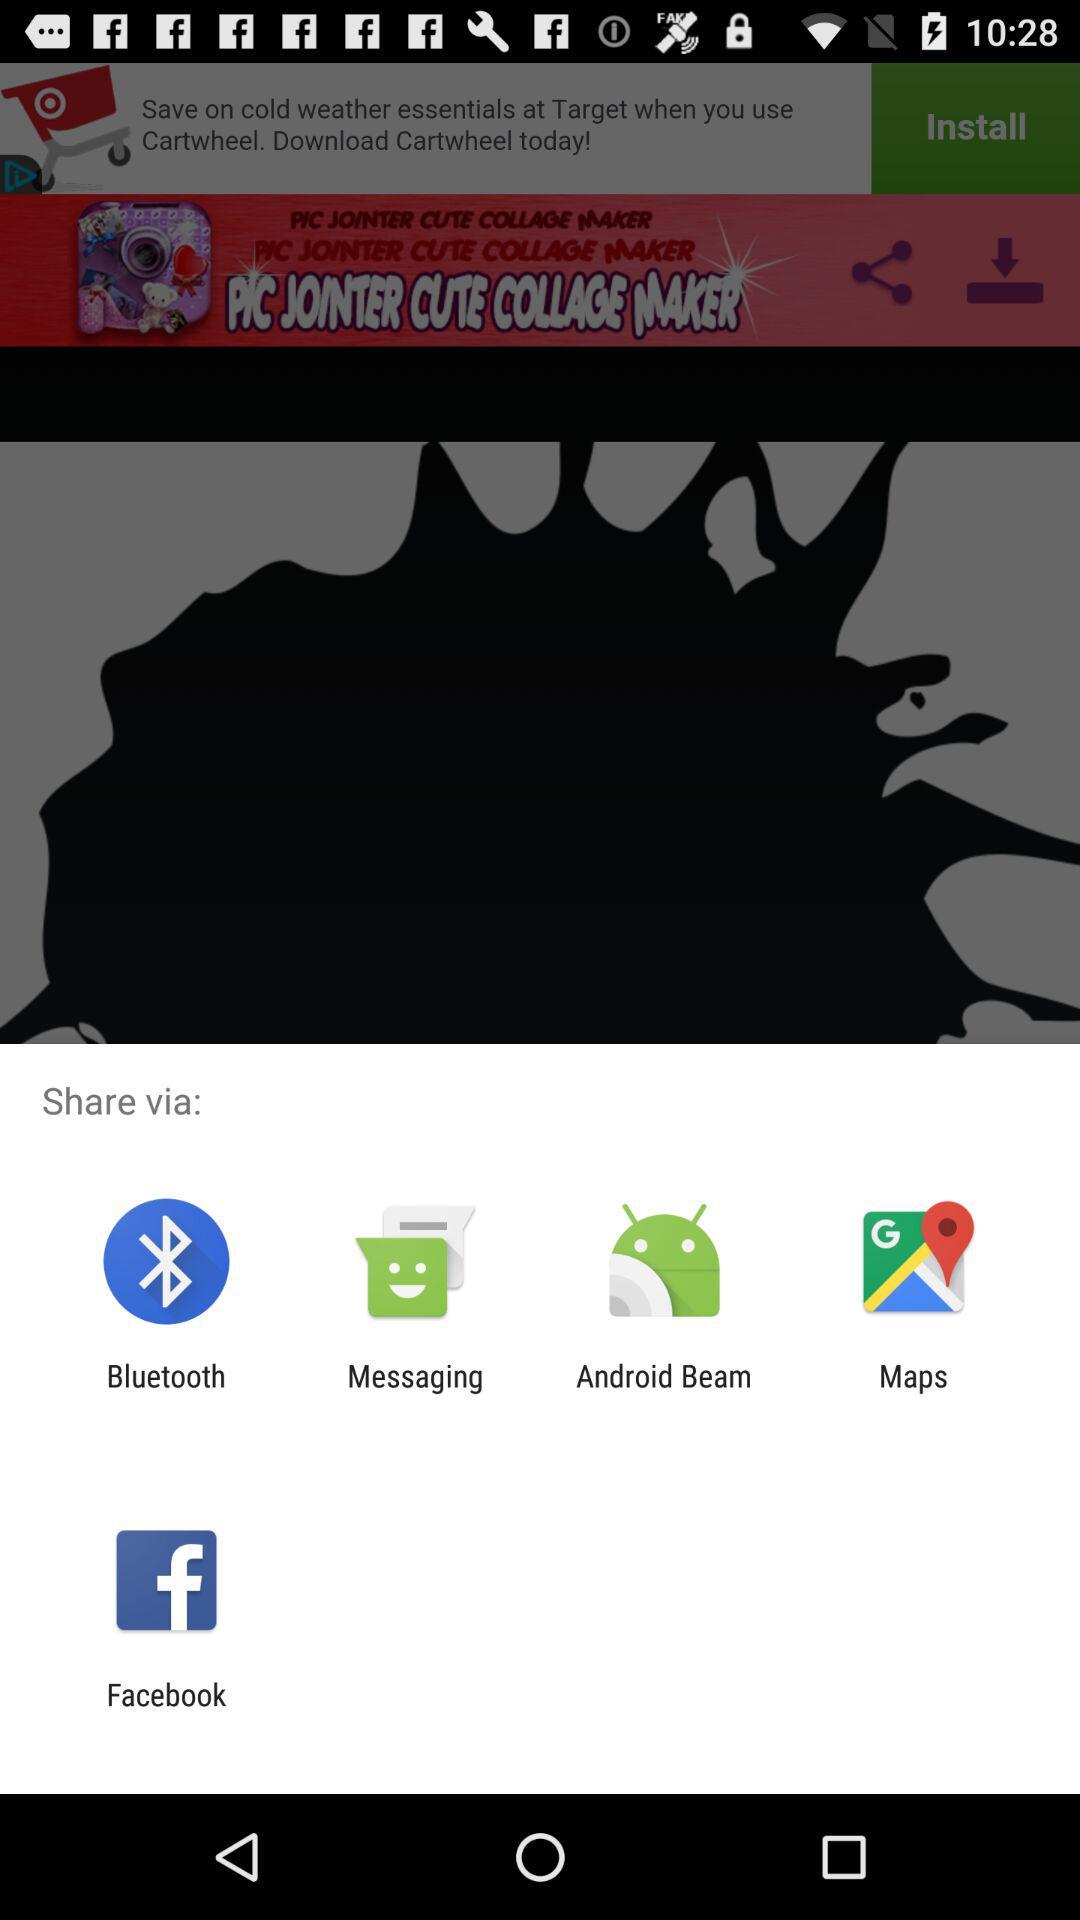 The width and height of the screenshot is (1080, 1920). I want to click on android beam item, so click(664, 1392).